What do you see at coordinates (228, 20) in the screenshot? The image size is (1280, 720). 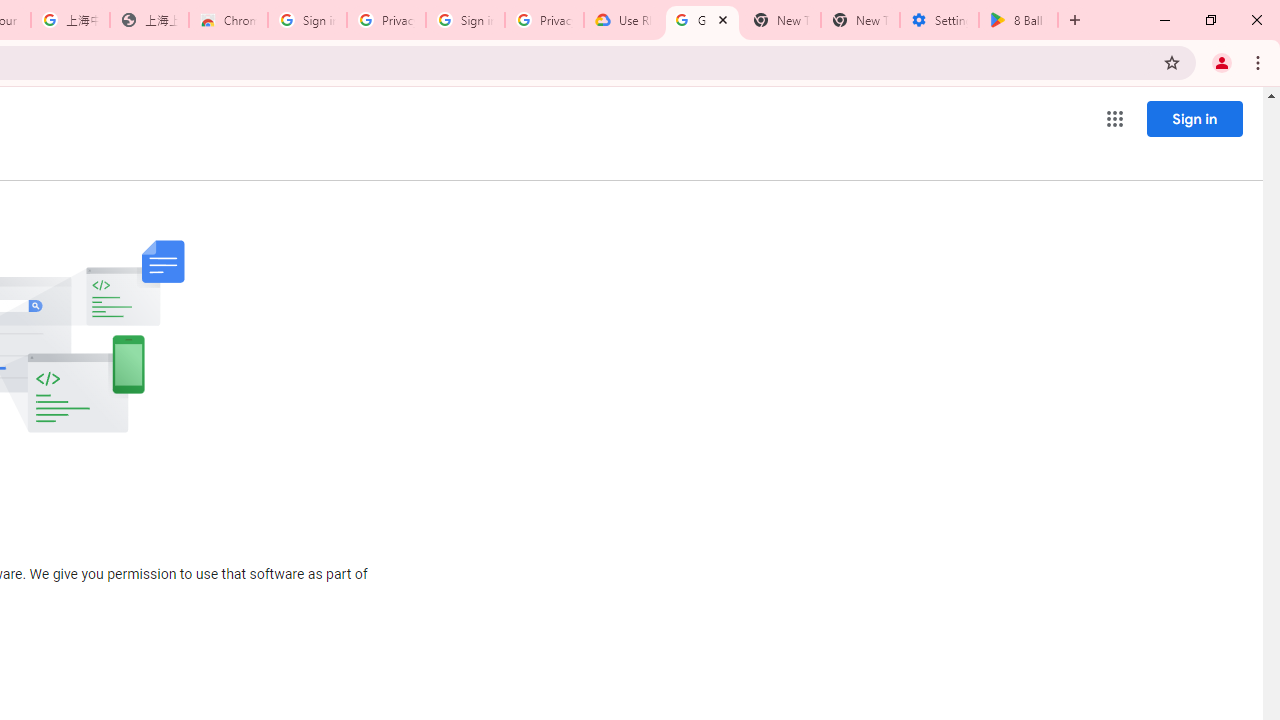 I see `'Chrome Web Store - Color themes by Chrome'` at bounding box center [228, 20].